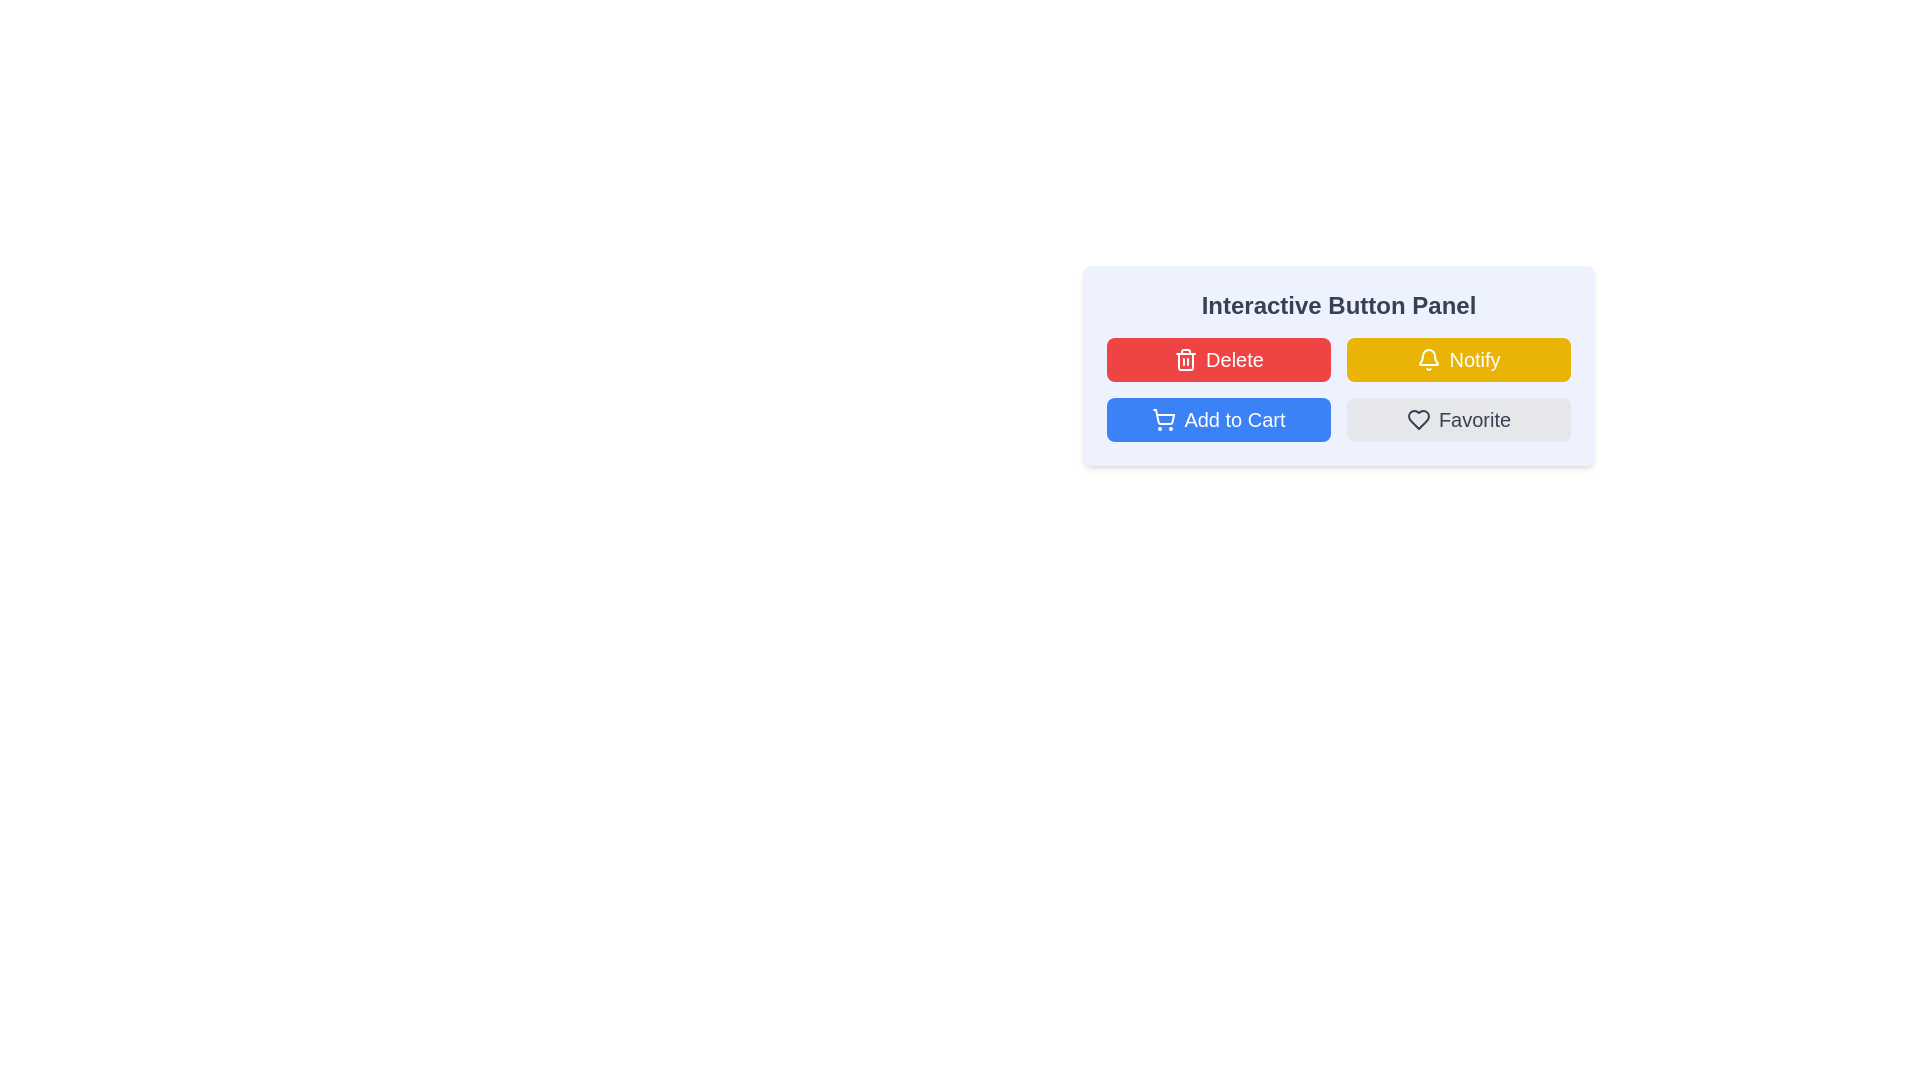 The image size is (1920, 1080). Describe the element at coordinates (1339, 305) in the screenshot. I see `the descriptive label positioned above the grid of interactive buttons, which serves as a title for the button panel` at that location.